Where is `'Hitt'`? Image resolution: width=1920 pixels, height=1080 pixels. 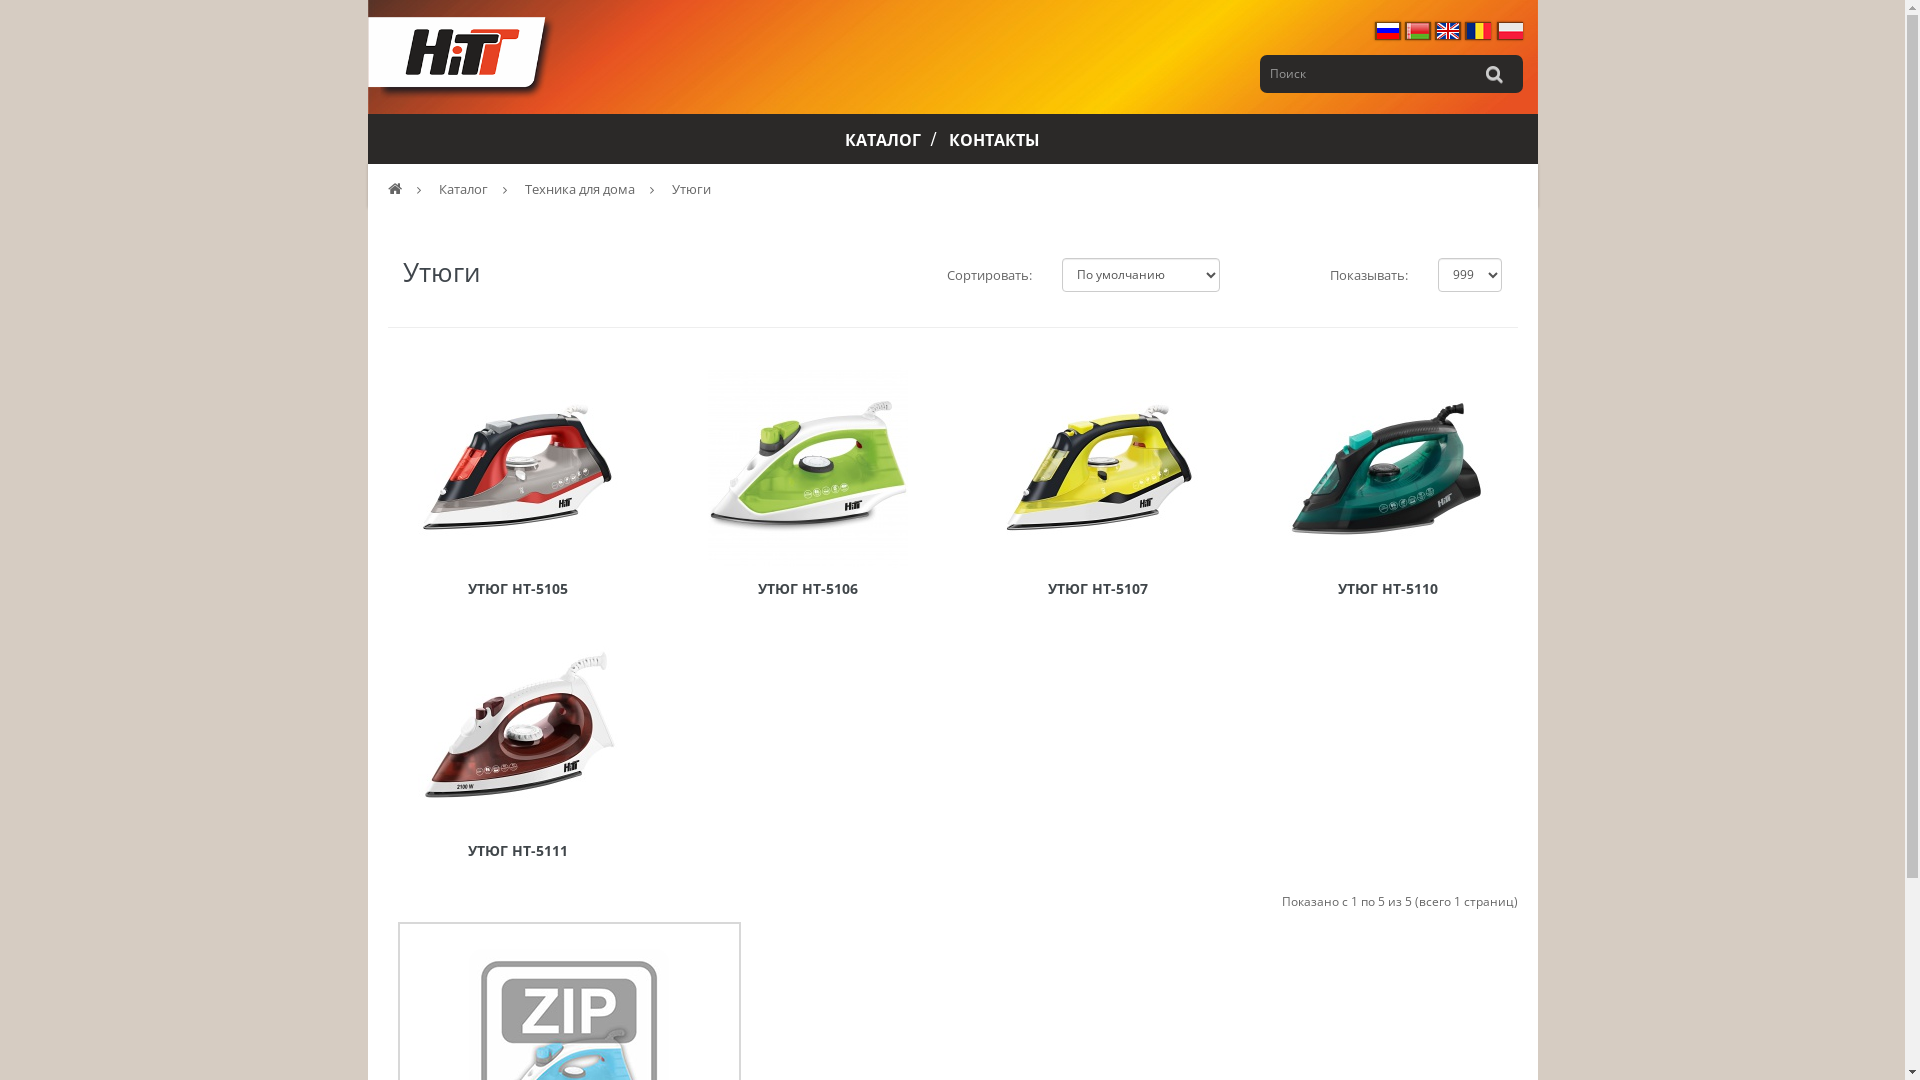 'Hitt' is located at coordinates (461, 56).